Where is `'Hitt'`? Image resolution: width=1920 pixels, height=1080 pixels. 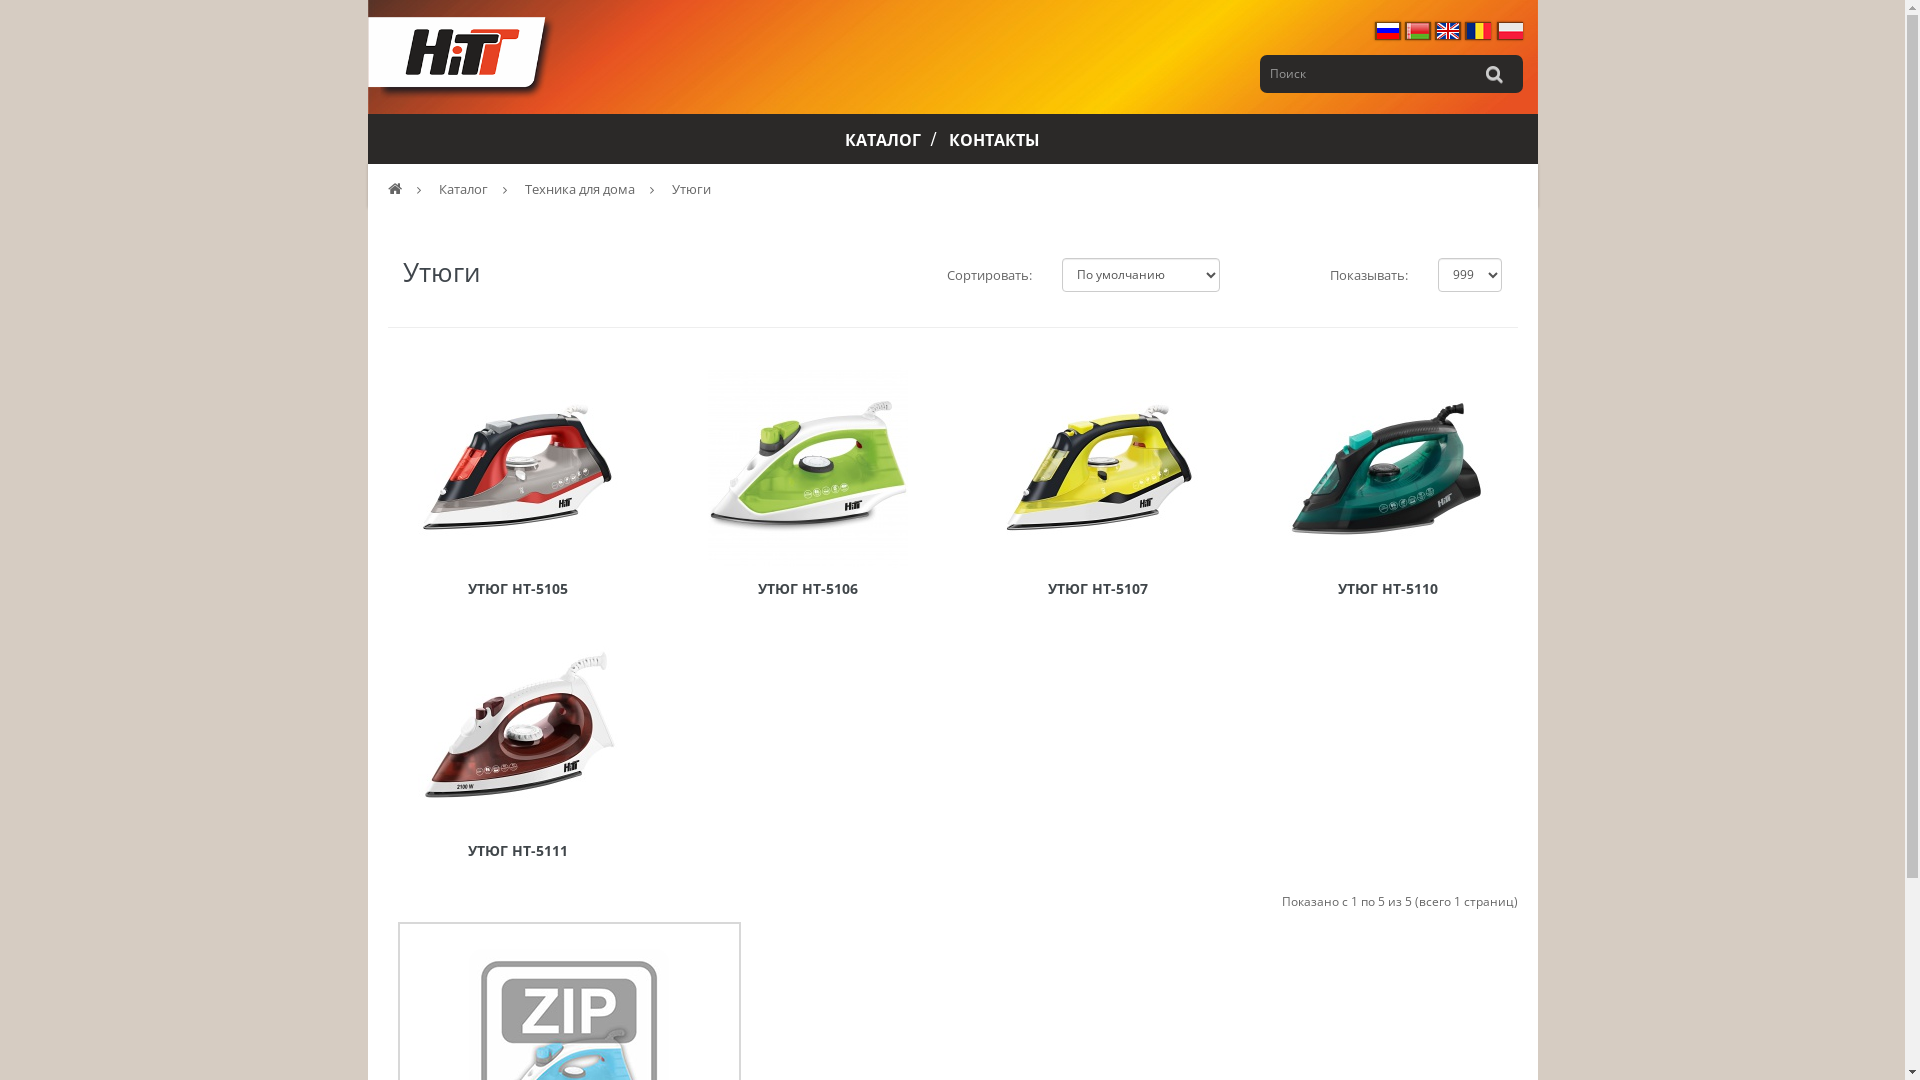 'Hitt' is located at coordinates (461, 56).